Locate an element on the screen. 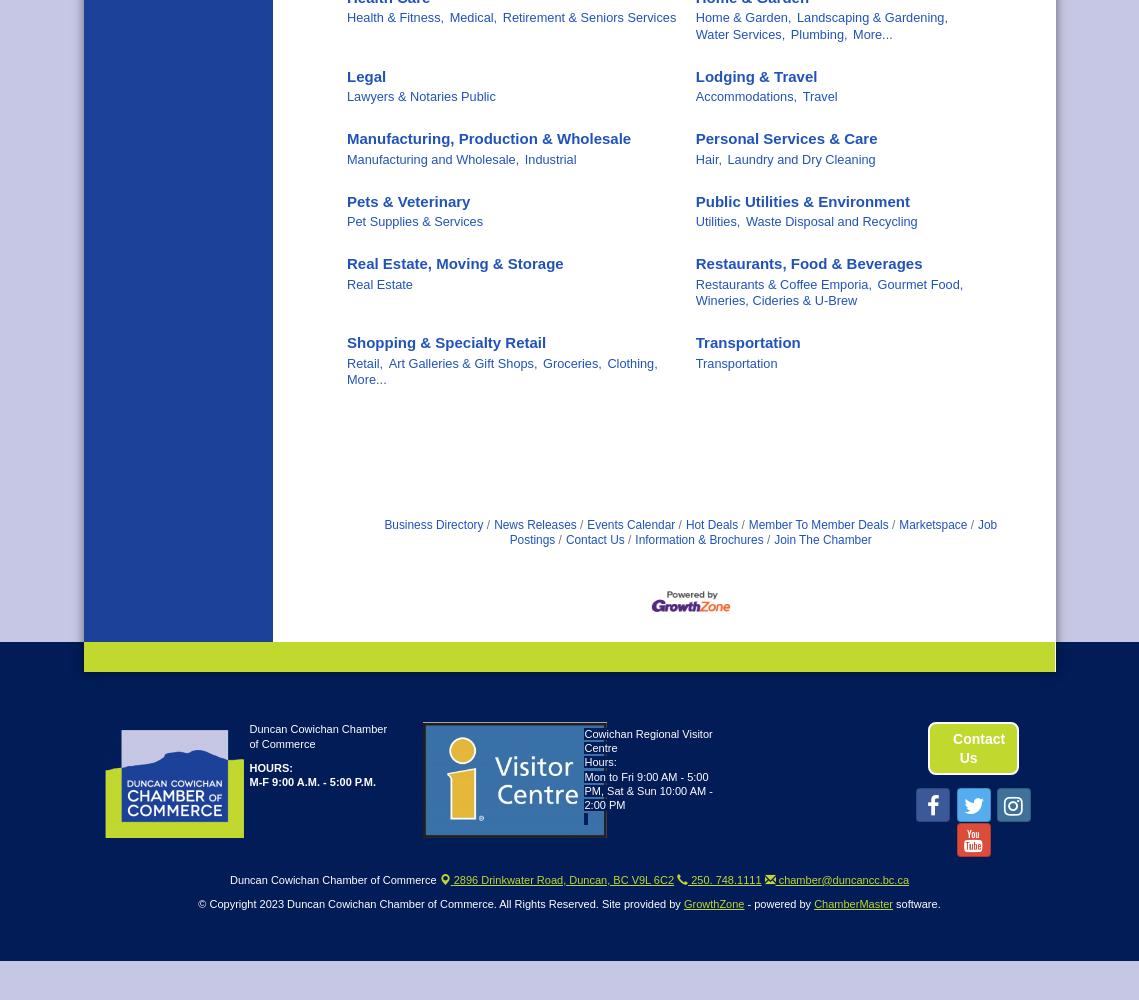  'chamber@duncancc.bc.ca' is located at coordinates (840, 879).